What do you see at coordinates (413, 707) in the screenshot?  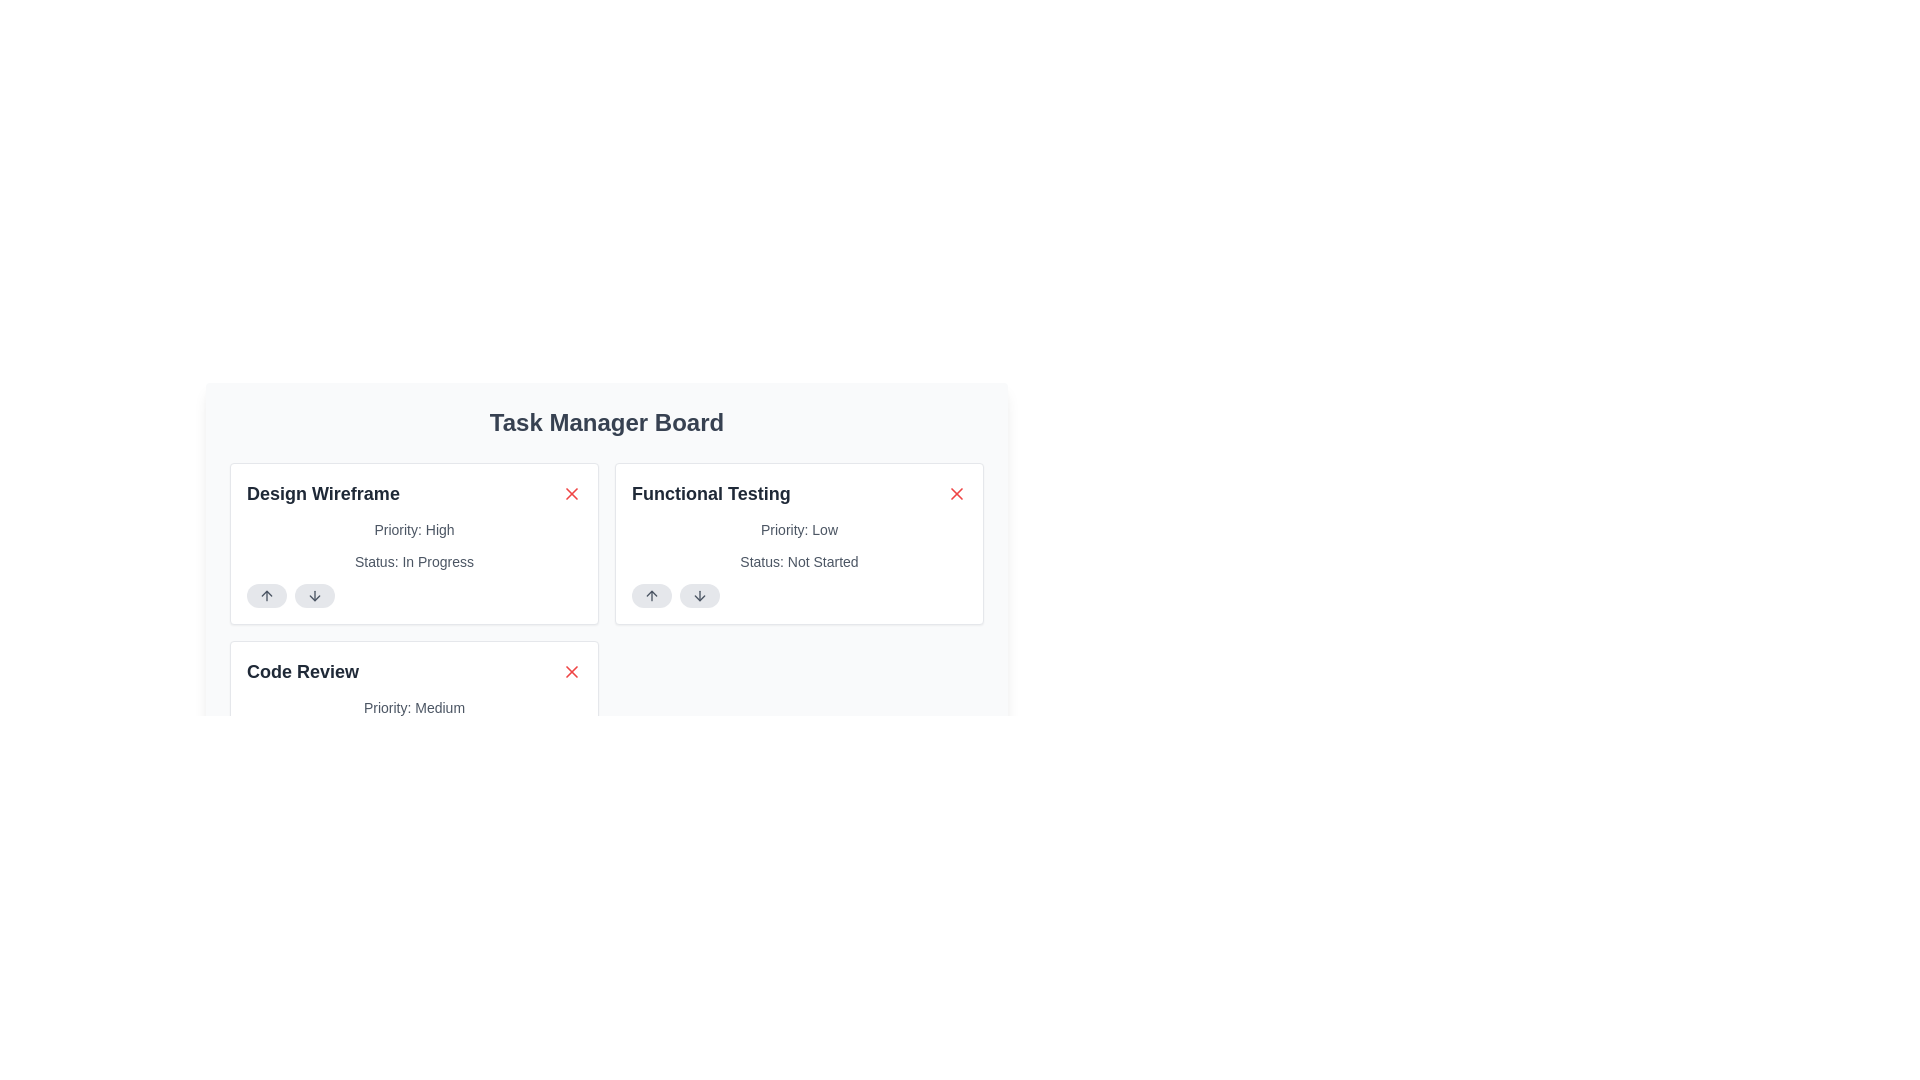 I see `the text label 'Priority: Medium' which is styled in gray and is located within the 'Code Review' task card, directly below the task title` at bounding box center [413, 707].